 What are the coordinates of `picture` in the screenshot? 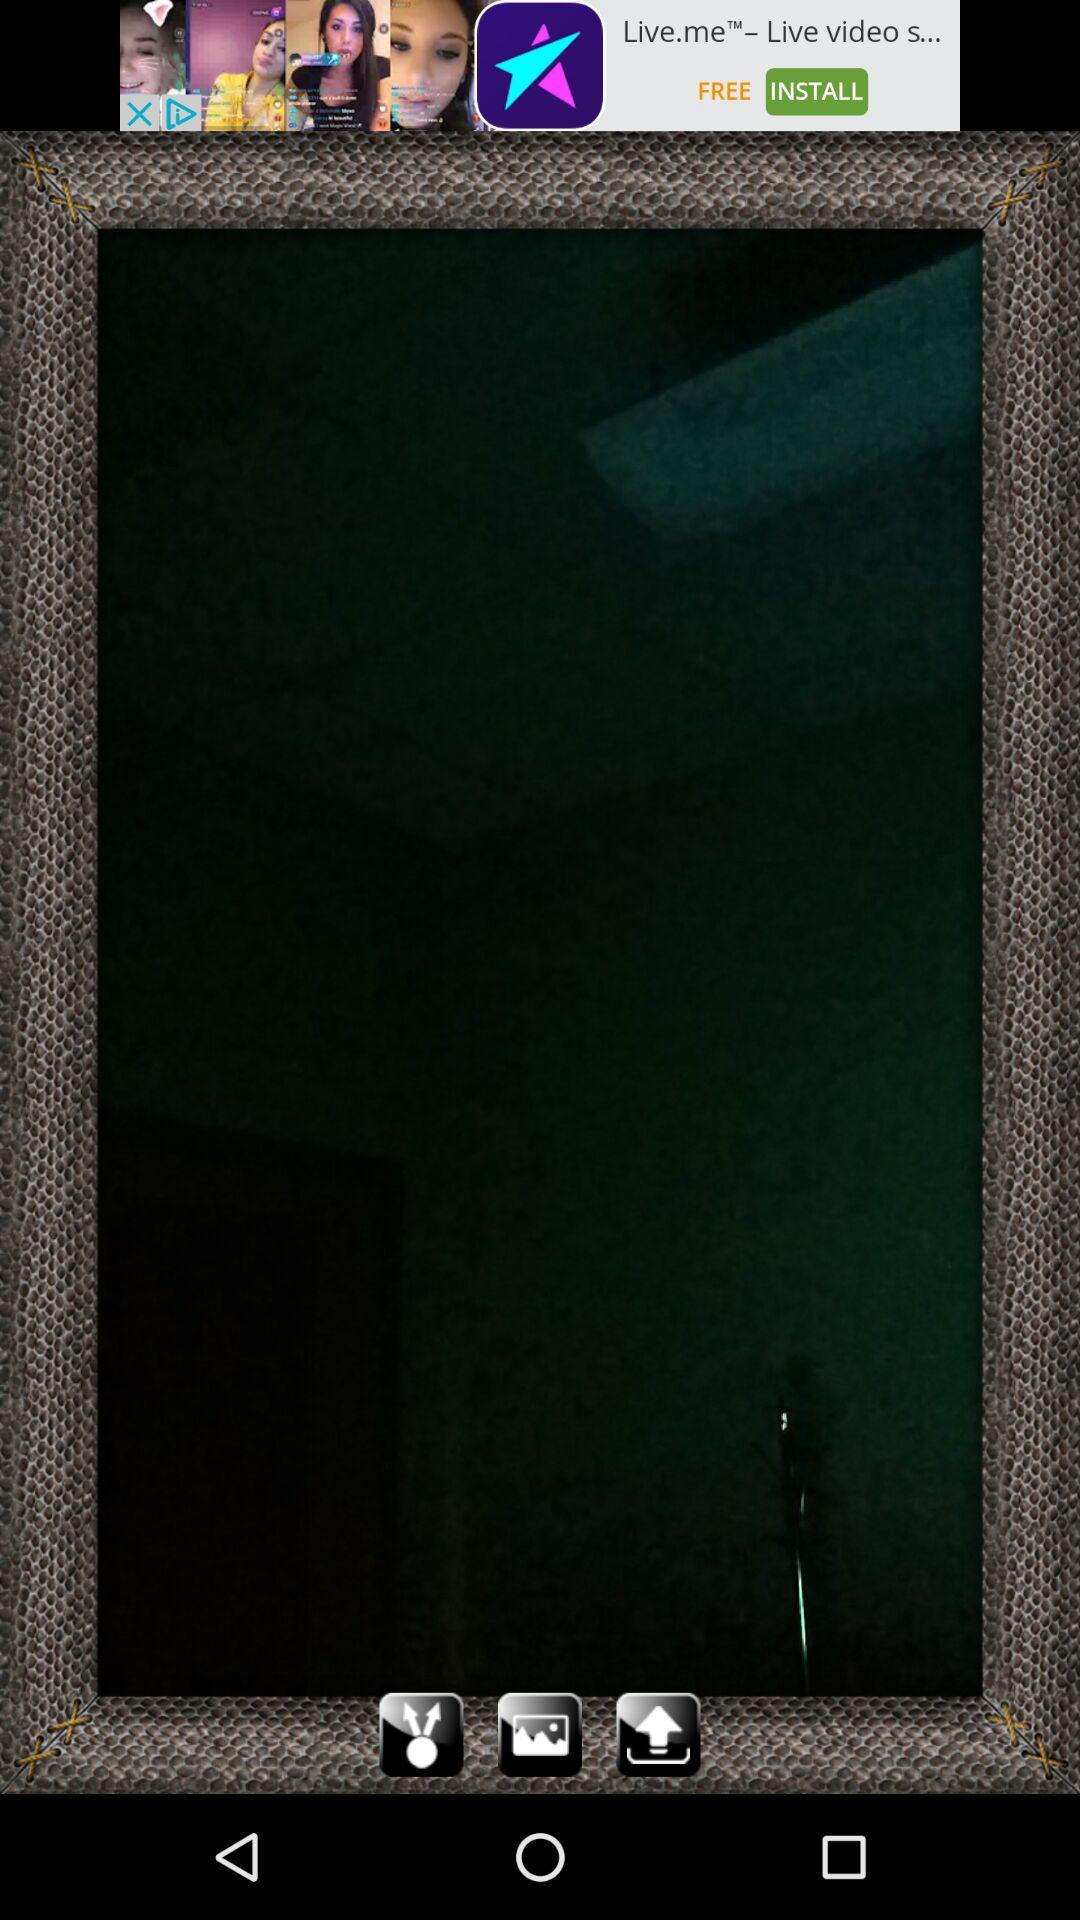 It's located at (540, 1733).